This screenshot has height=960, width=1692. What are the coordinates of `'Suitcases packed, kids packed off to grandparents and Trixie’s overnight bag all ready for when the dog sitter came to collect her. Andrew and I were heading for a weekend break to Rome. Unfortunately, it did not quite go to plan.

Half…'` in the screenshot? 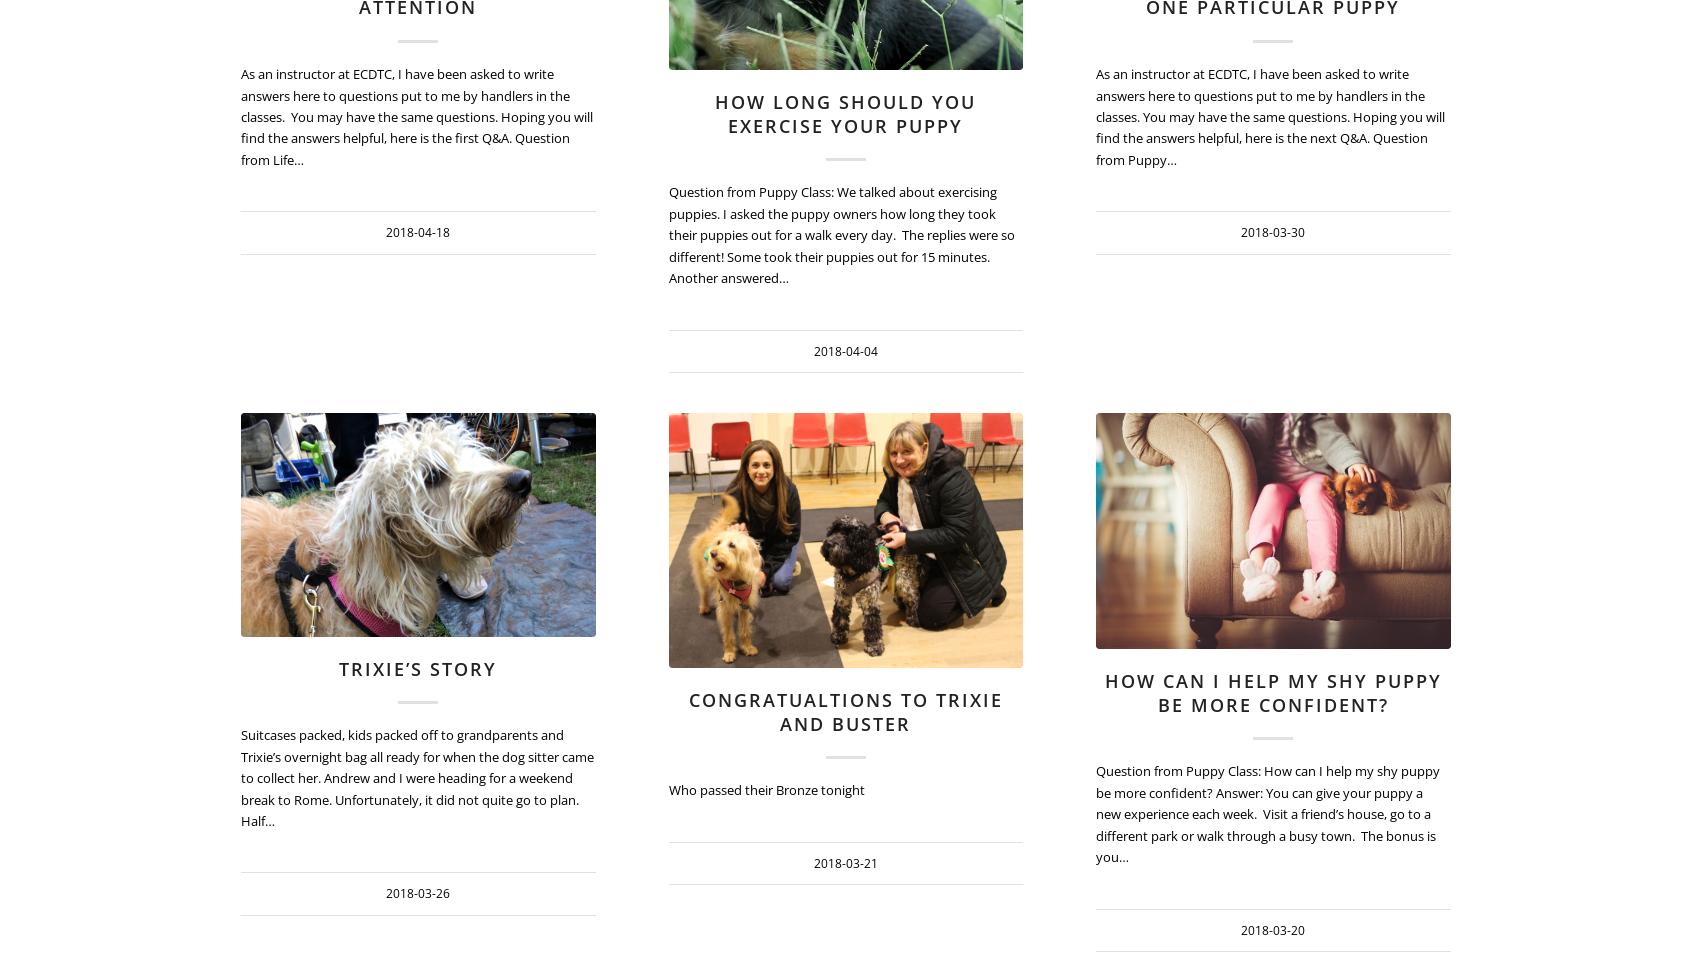 It's located at (417, 776).